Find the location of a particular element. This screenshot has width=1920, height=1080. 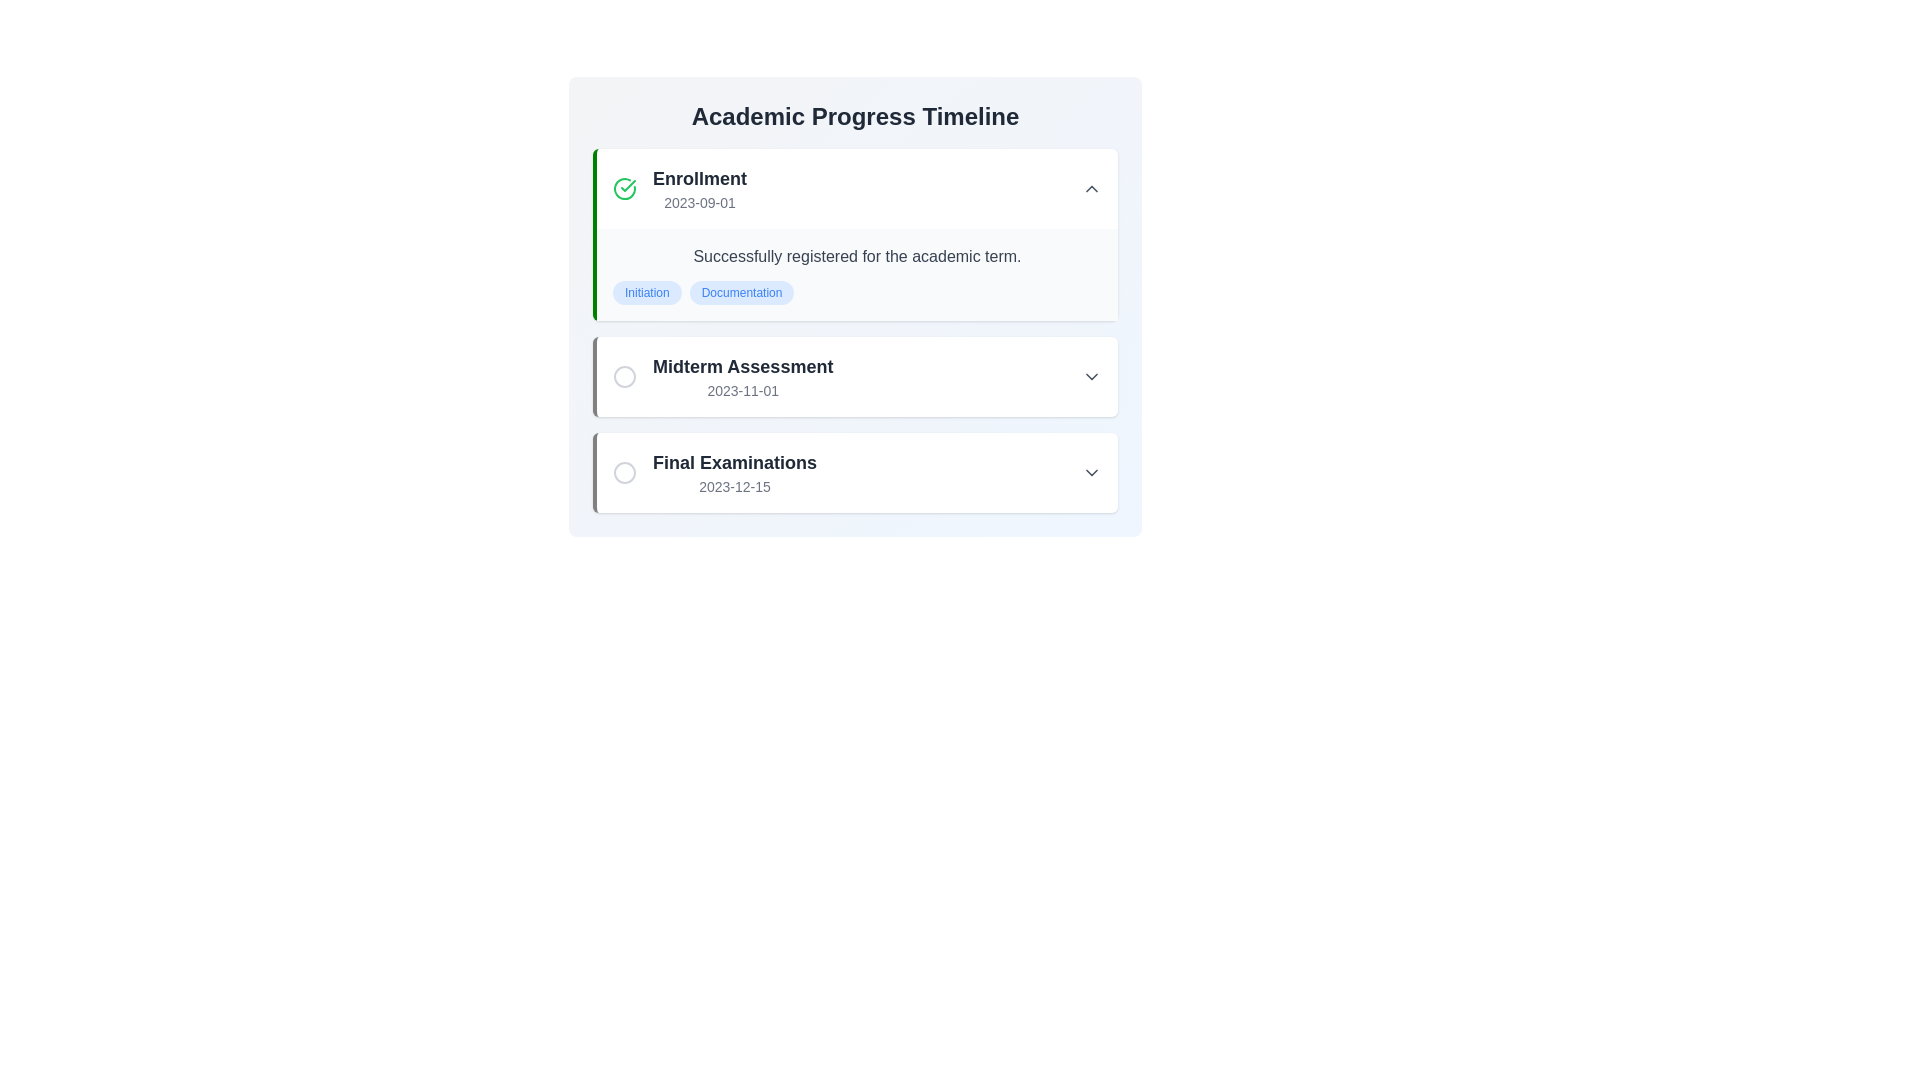

text content of the Text block with stacked labels that displays 'Final Examinations' in bold and '2023-12-15' beneath it, located in the third row of the vertical timeline is located at coordinates (733, 473).